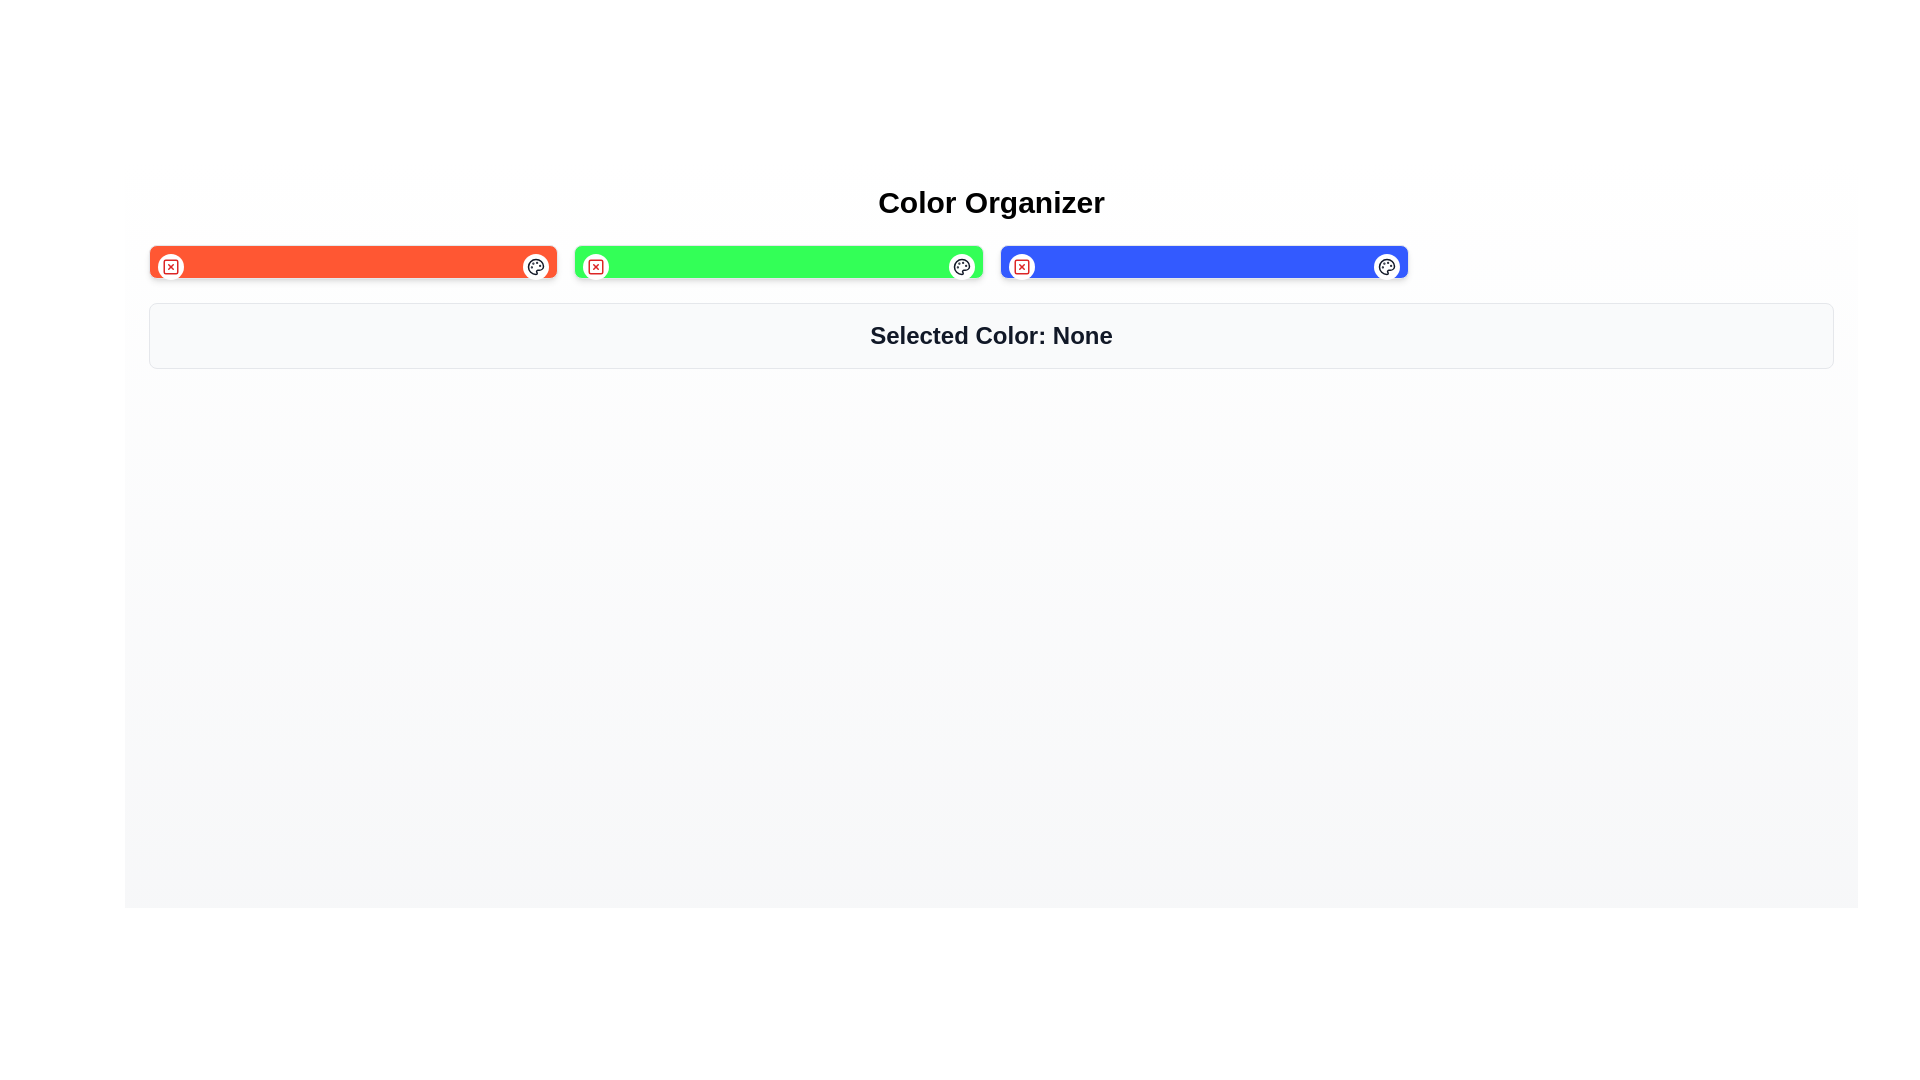 The height and width of the screenshot is (1080, 1920). What do you see at coordinates (1021, 265) in the screenshot?
I see `the red square button with a white 'X' on a circular background located at the right end of the blue horizontal bar` at bounding box center [1021, 265].